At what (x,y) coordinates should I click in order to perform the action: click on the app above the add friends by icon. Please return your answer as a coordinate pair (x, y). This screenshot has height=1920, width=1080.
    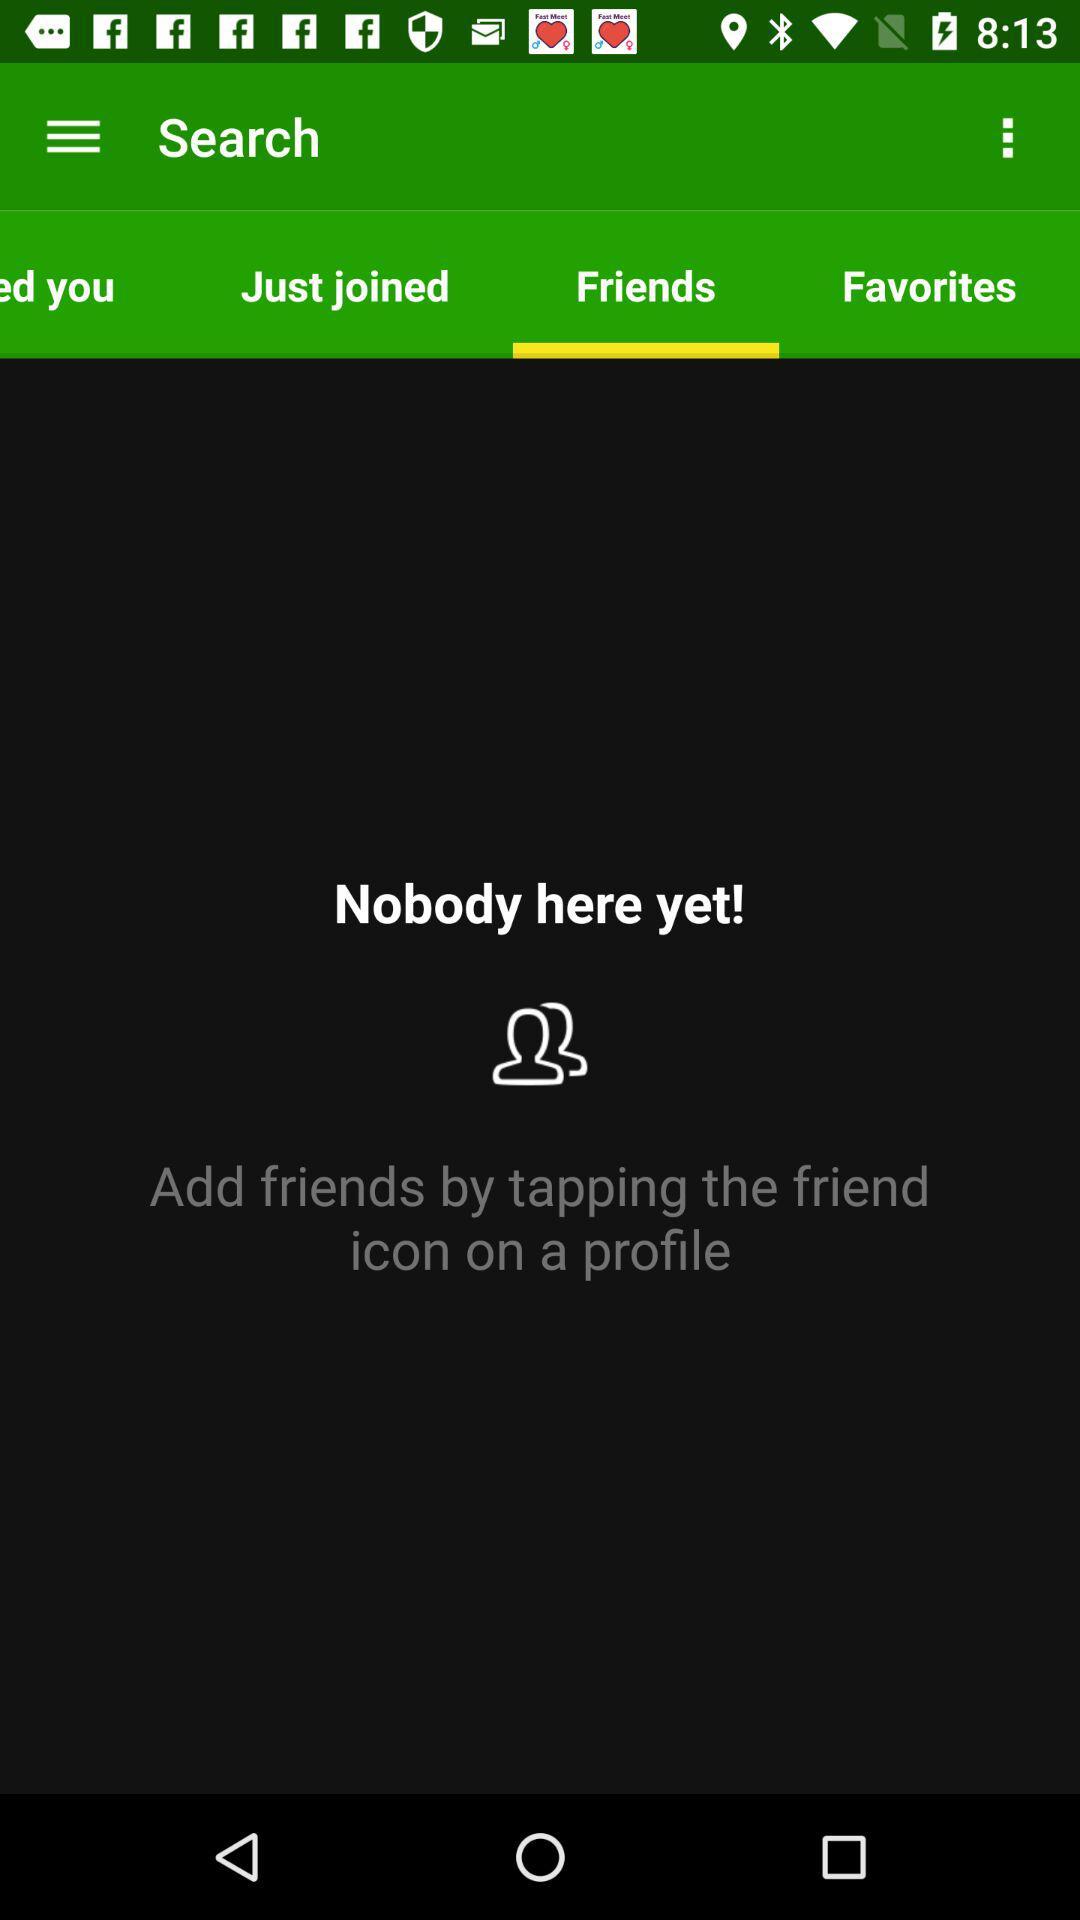
    Looking at the image, I should click on (87, 283).